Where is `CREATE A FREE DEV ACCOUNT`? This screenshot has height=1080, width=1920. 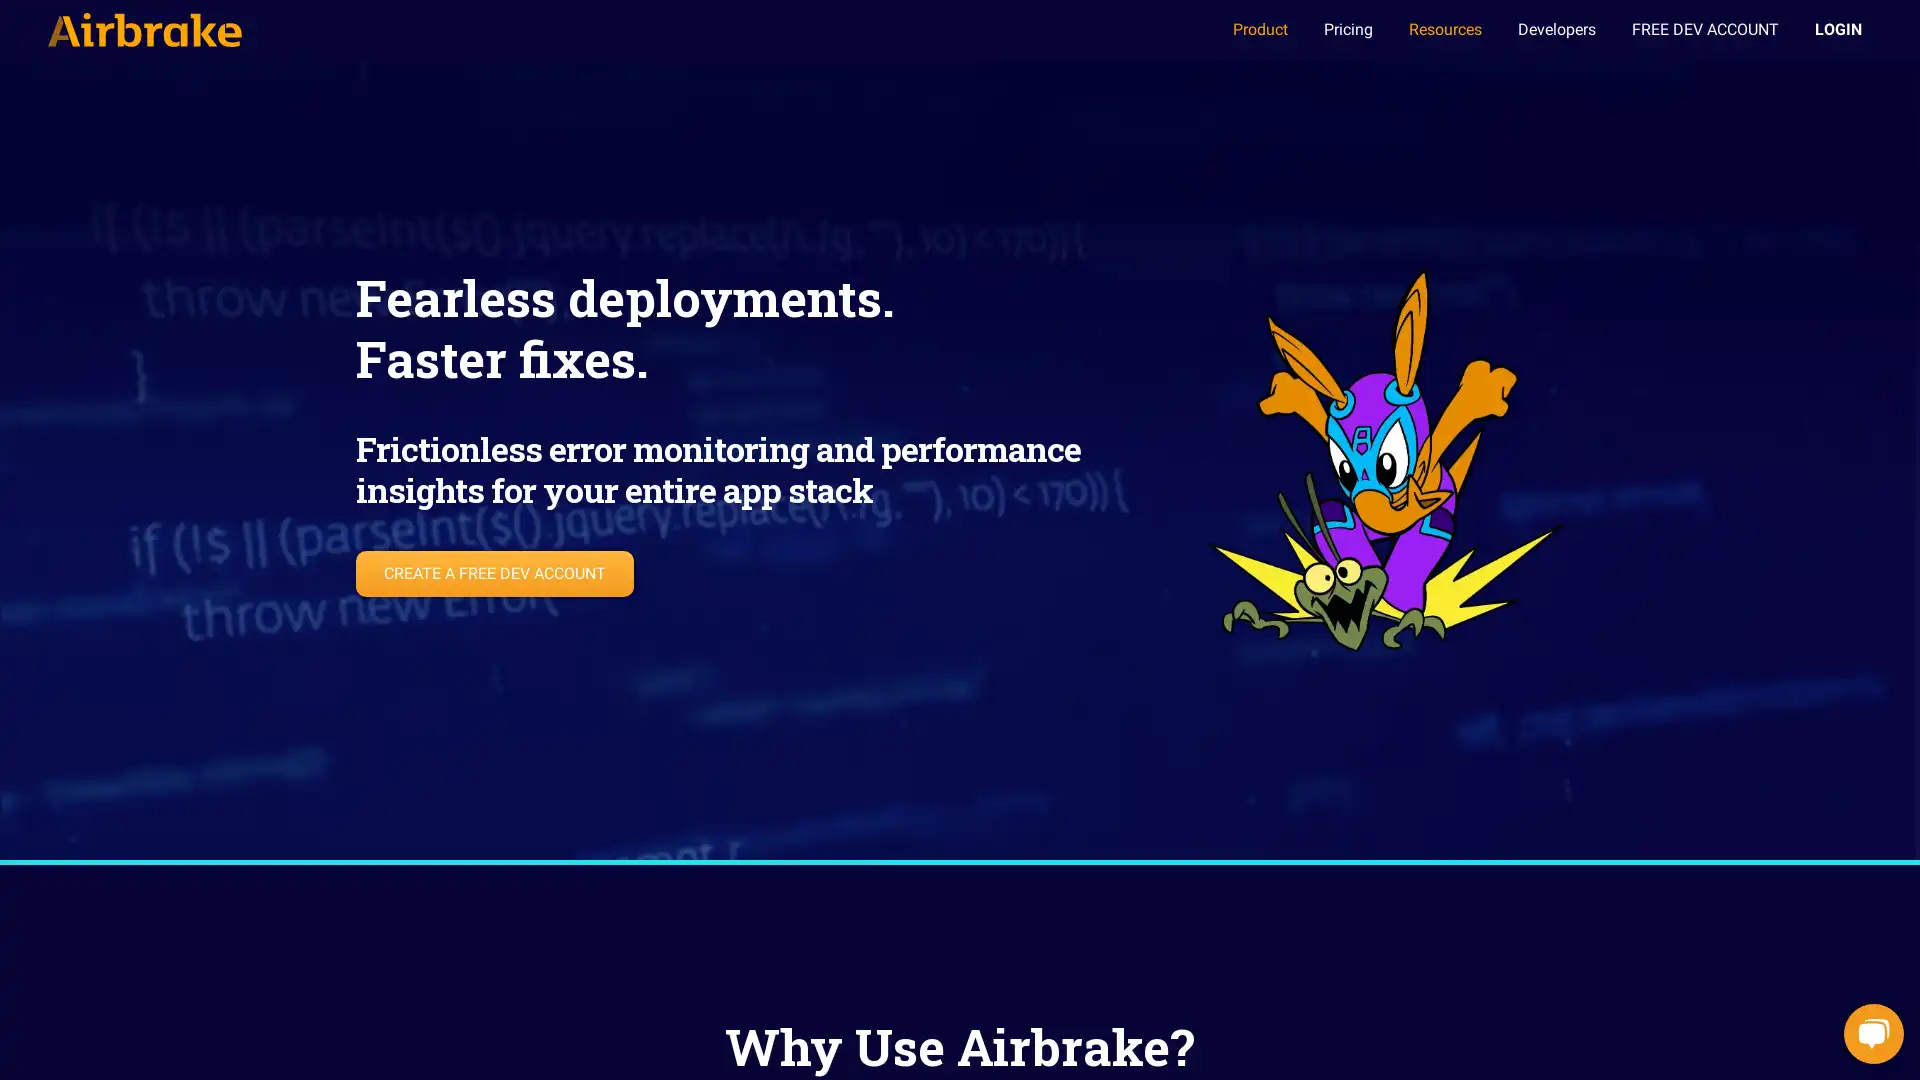
CREATE A FREE DEV ACCOUNT is located at coordinates (494, 573).